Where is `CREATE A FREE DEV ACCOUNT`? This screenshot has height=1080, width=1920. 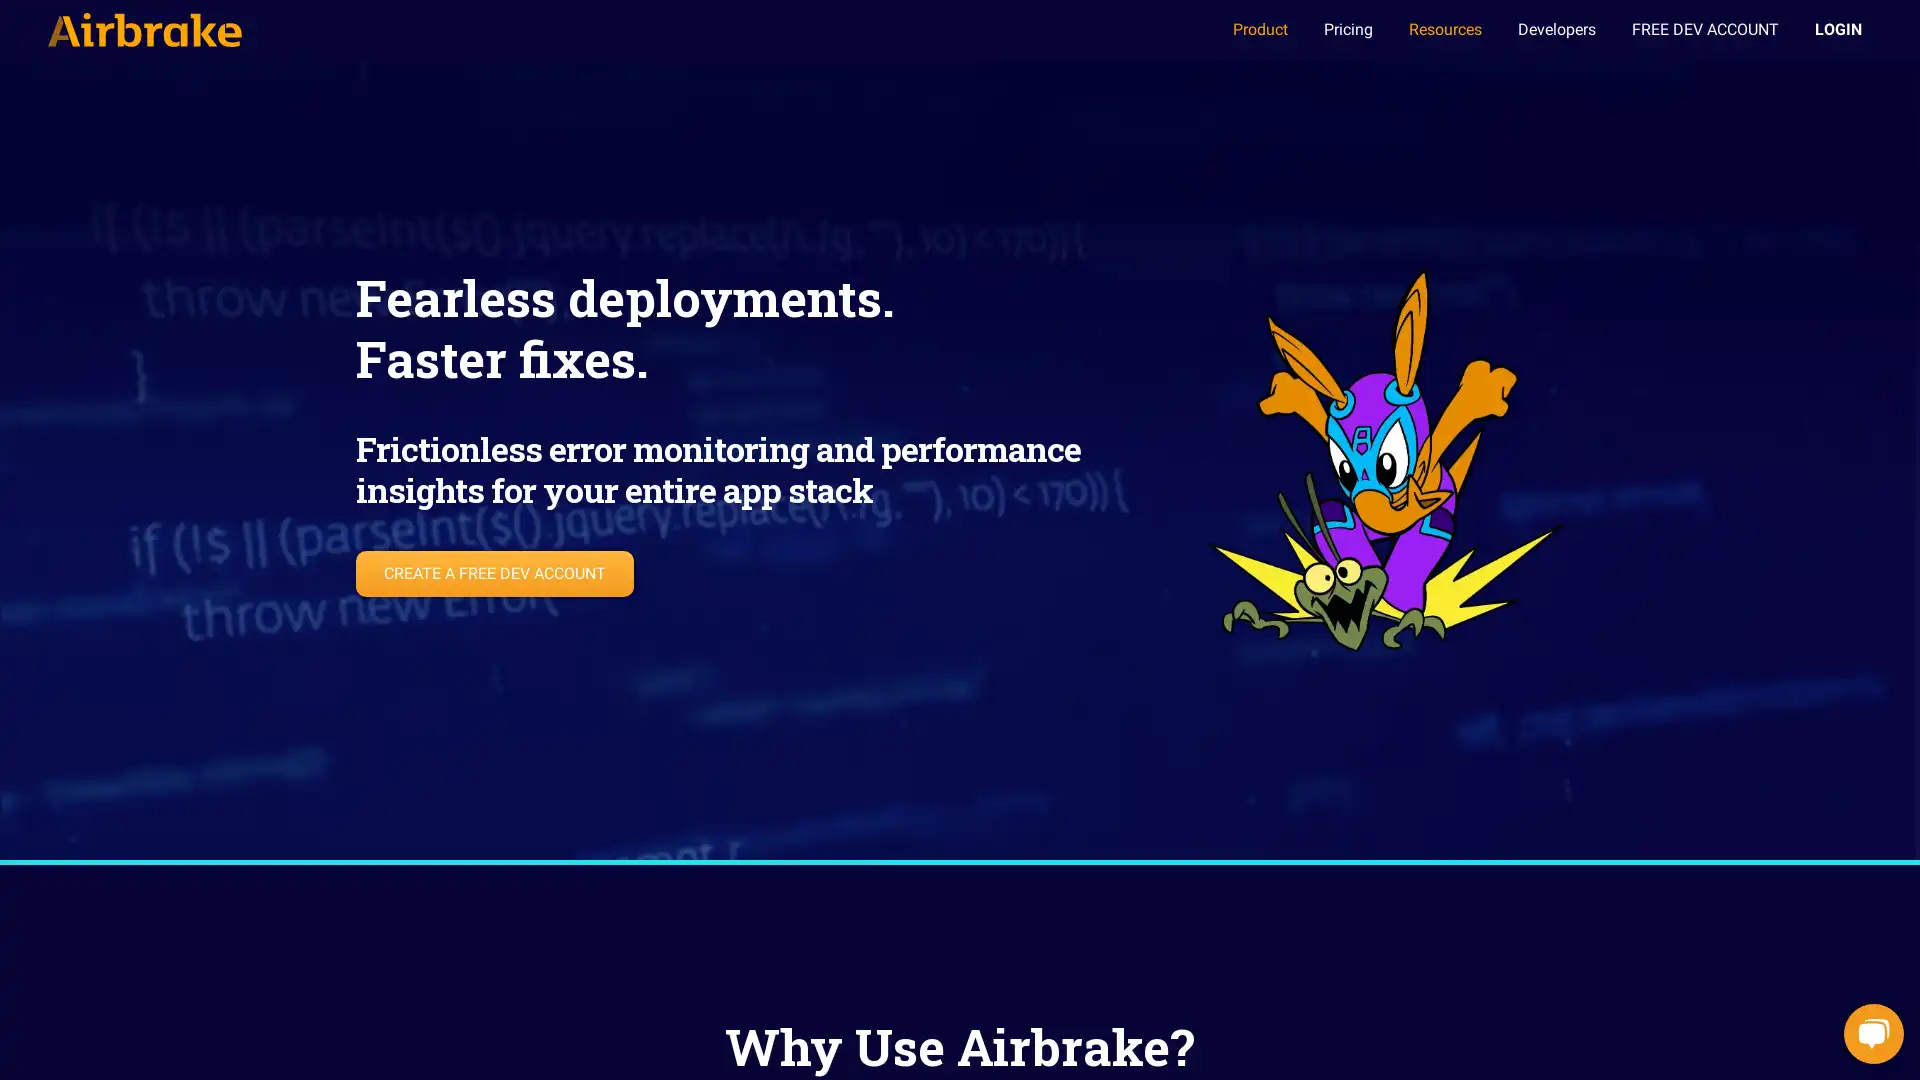
CREATE A FREE DEV ACCOUNT is located at coordinates (494, 573).